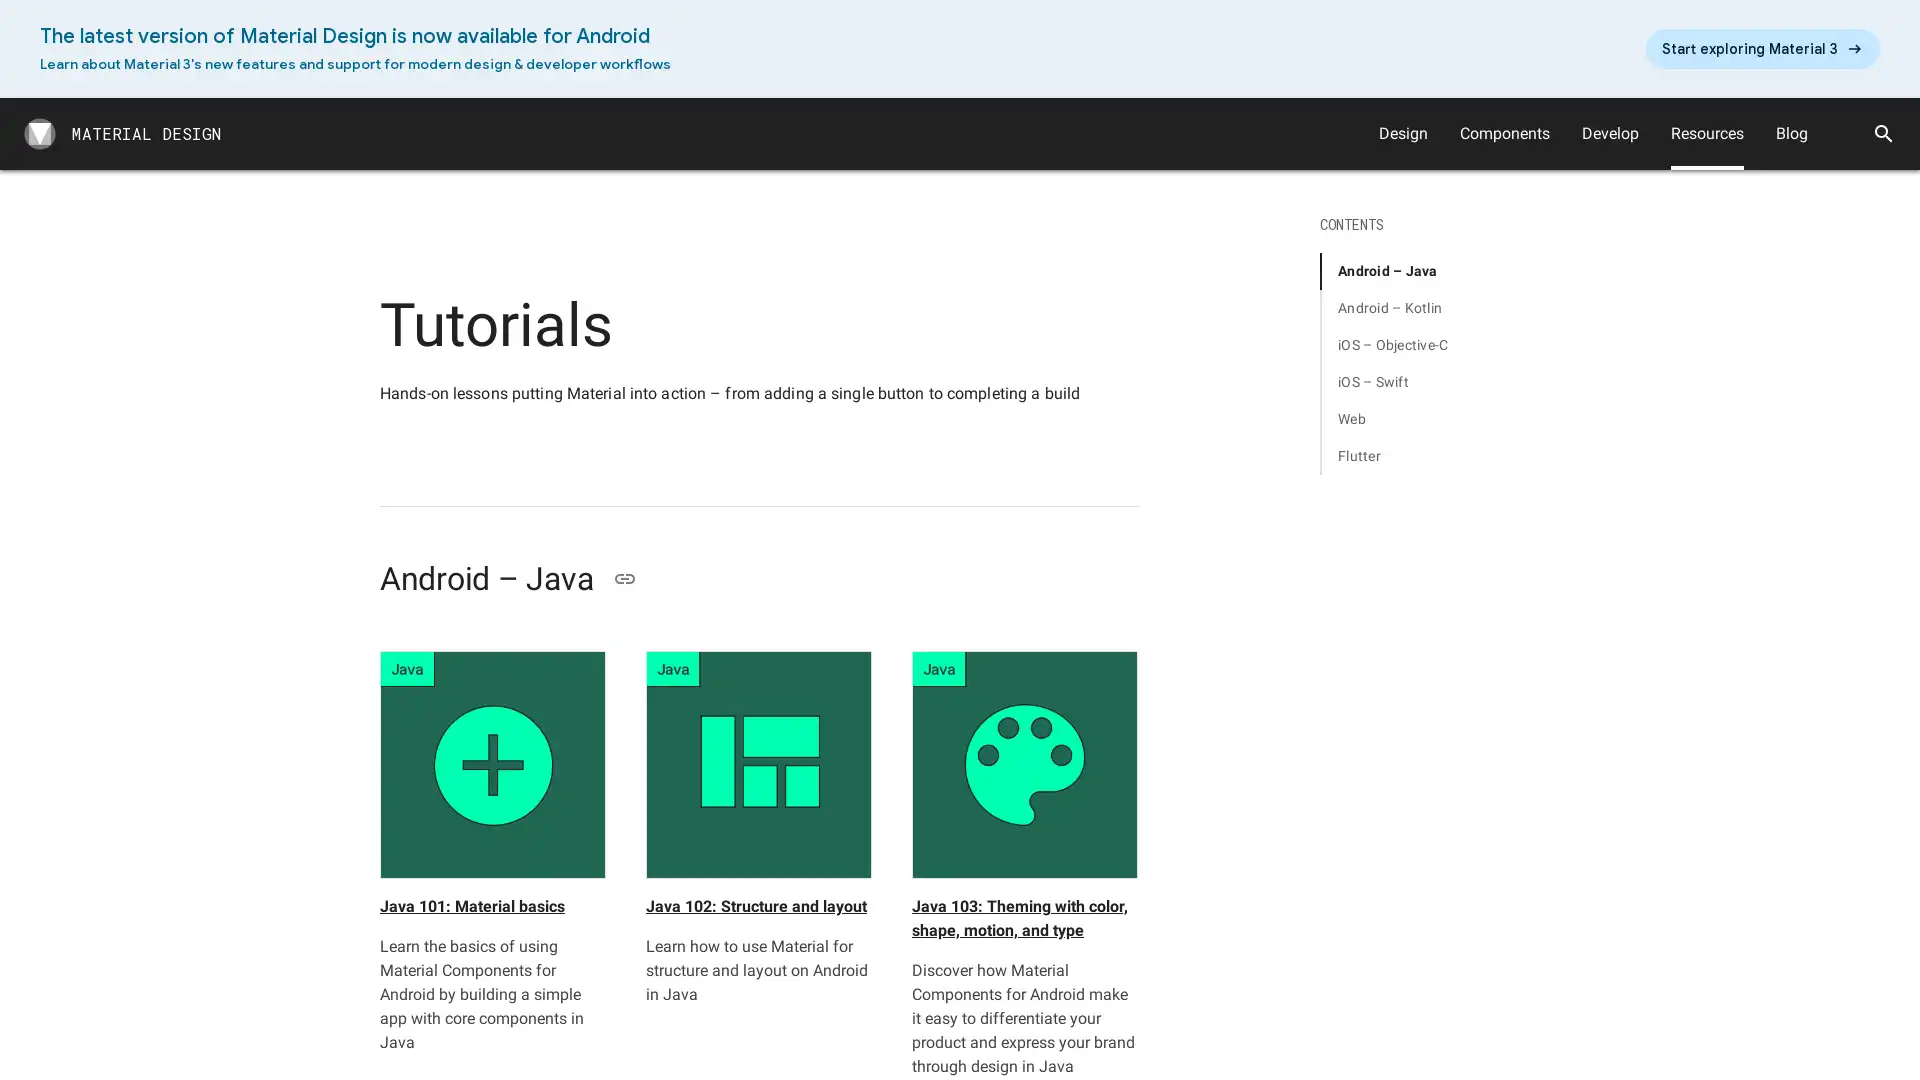  Describe the element at coordinates (623, 578) in the screenshot. I see `Copy link to Android  Java section` at that location.